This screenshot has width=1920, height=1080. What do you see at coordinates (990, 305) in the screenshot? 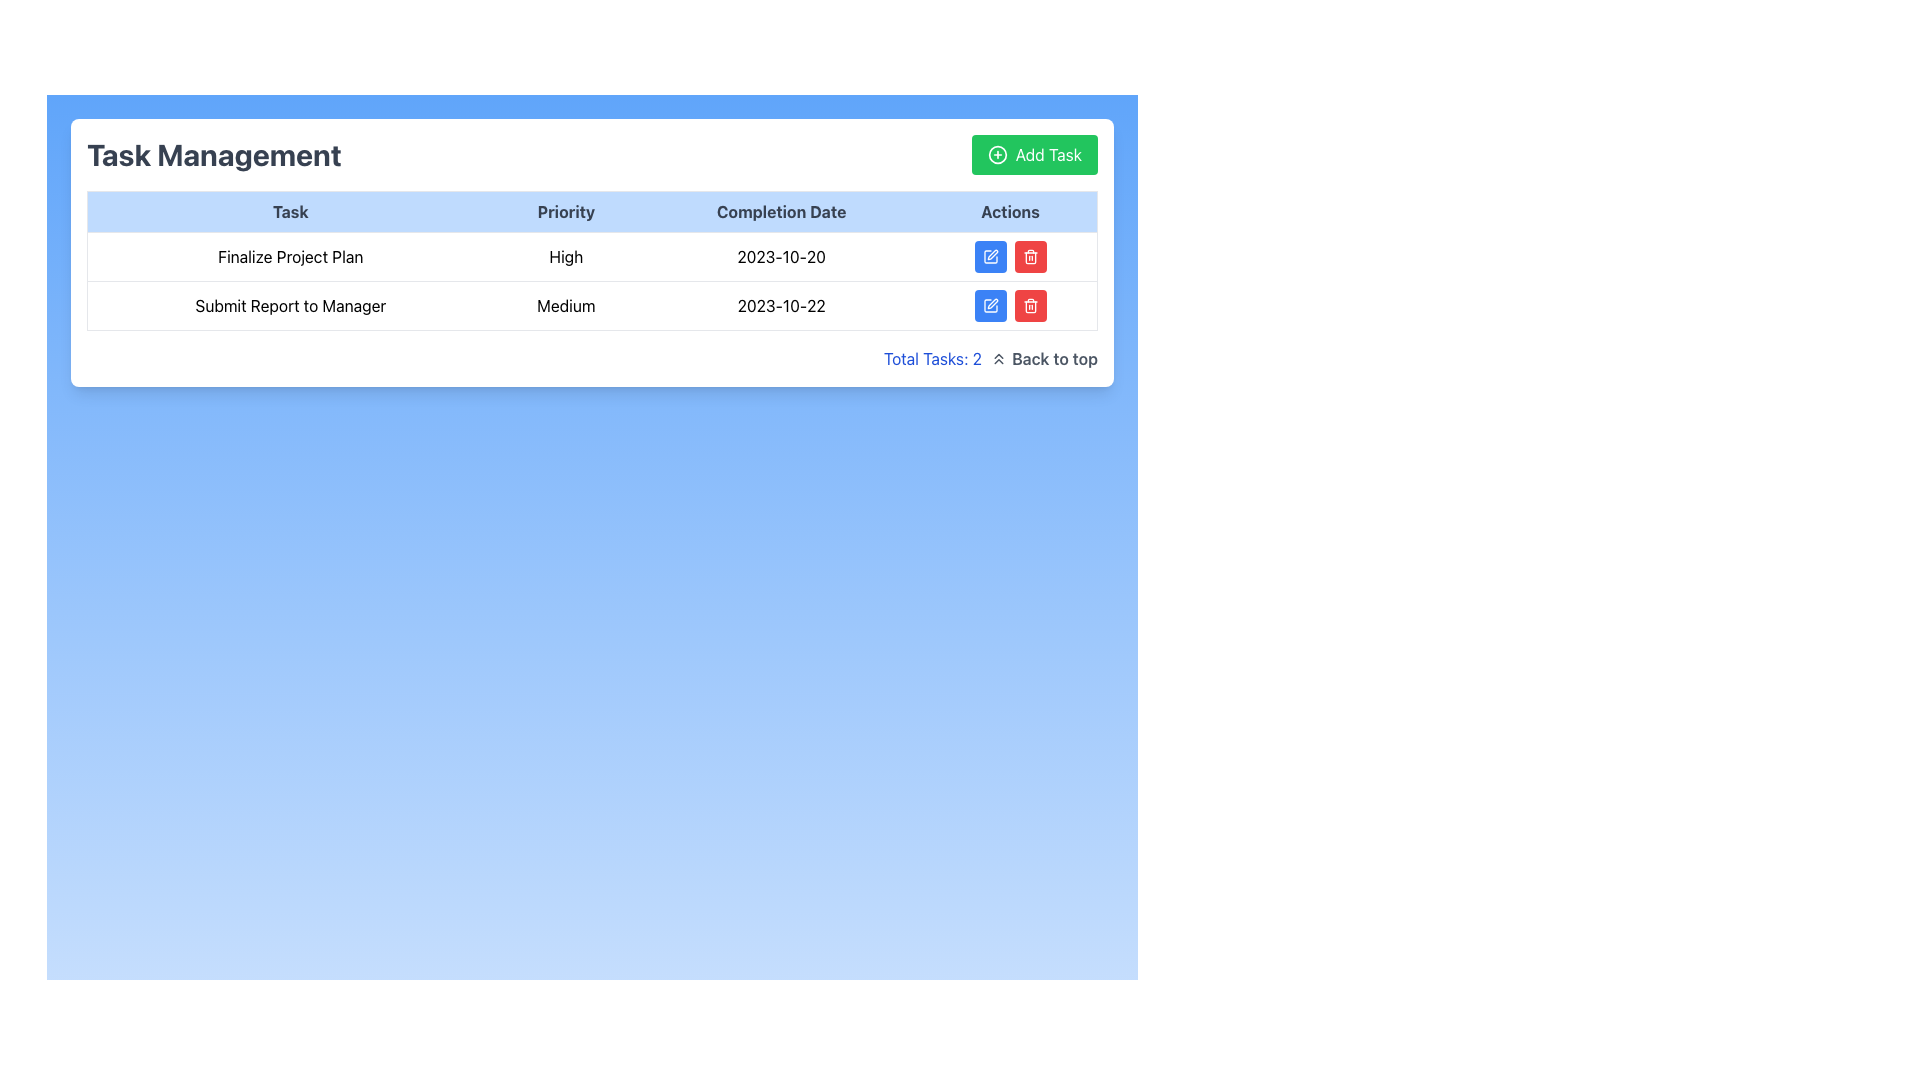
I see `the edit button located in the 'Actions' column of the second row of the task table` at bounding box center [990, 305].